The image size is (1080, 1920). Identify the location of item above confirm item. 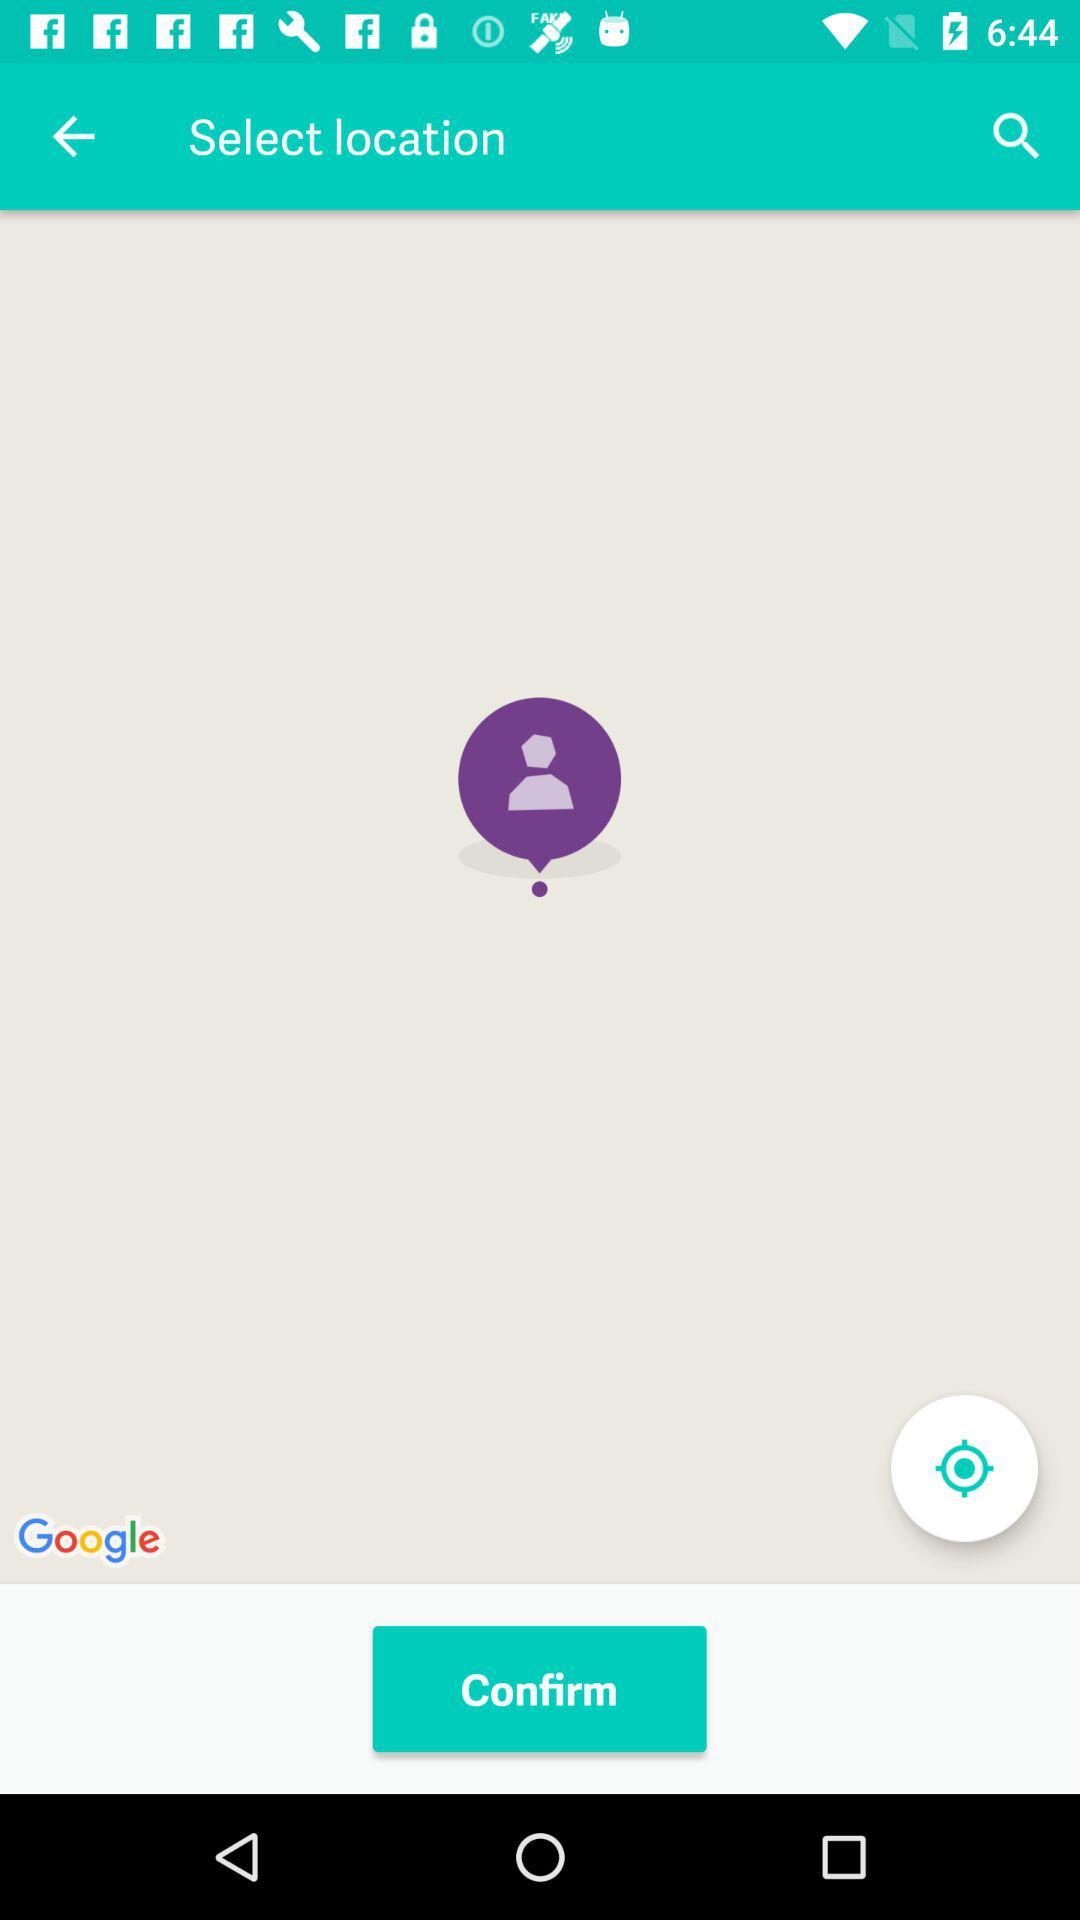
(540, 896).